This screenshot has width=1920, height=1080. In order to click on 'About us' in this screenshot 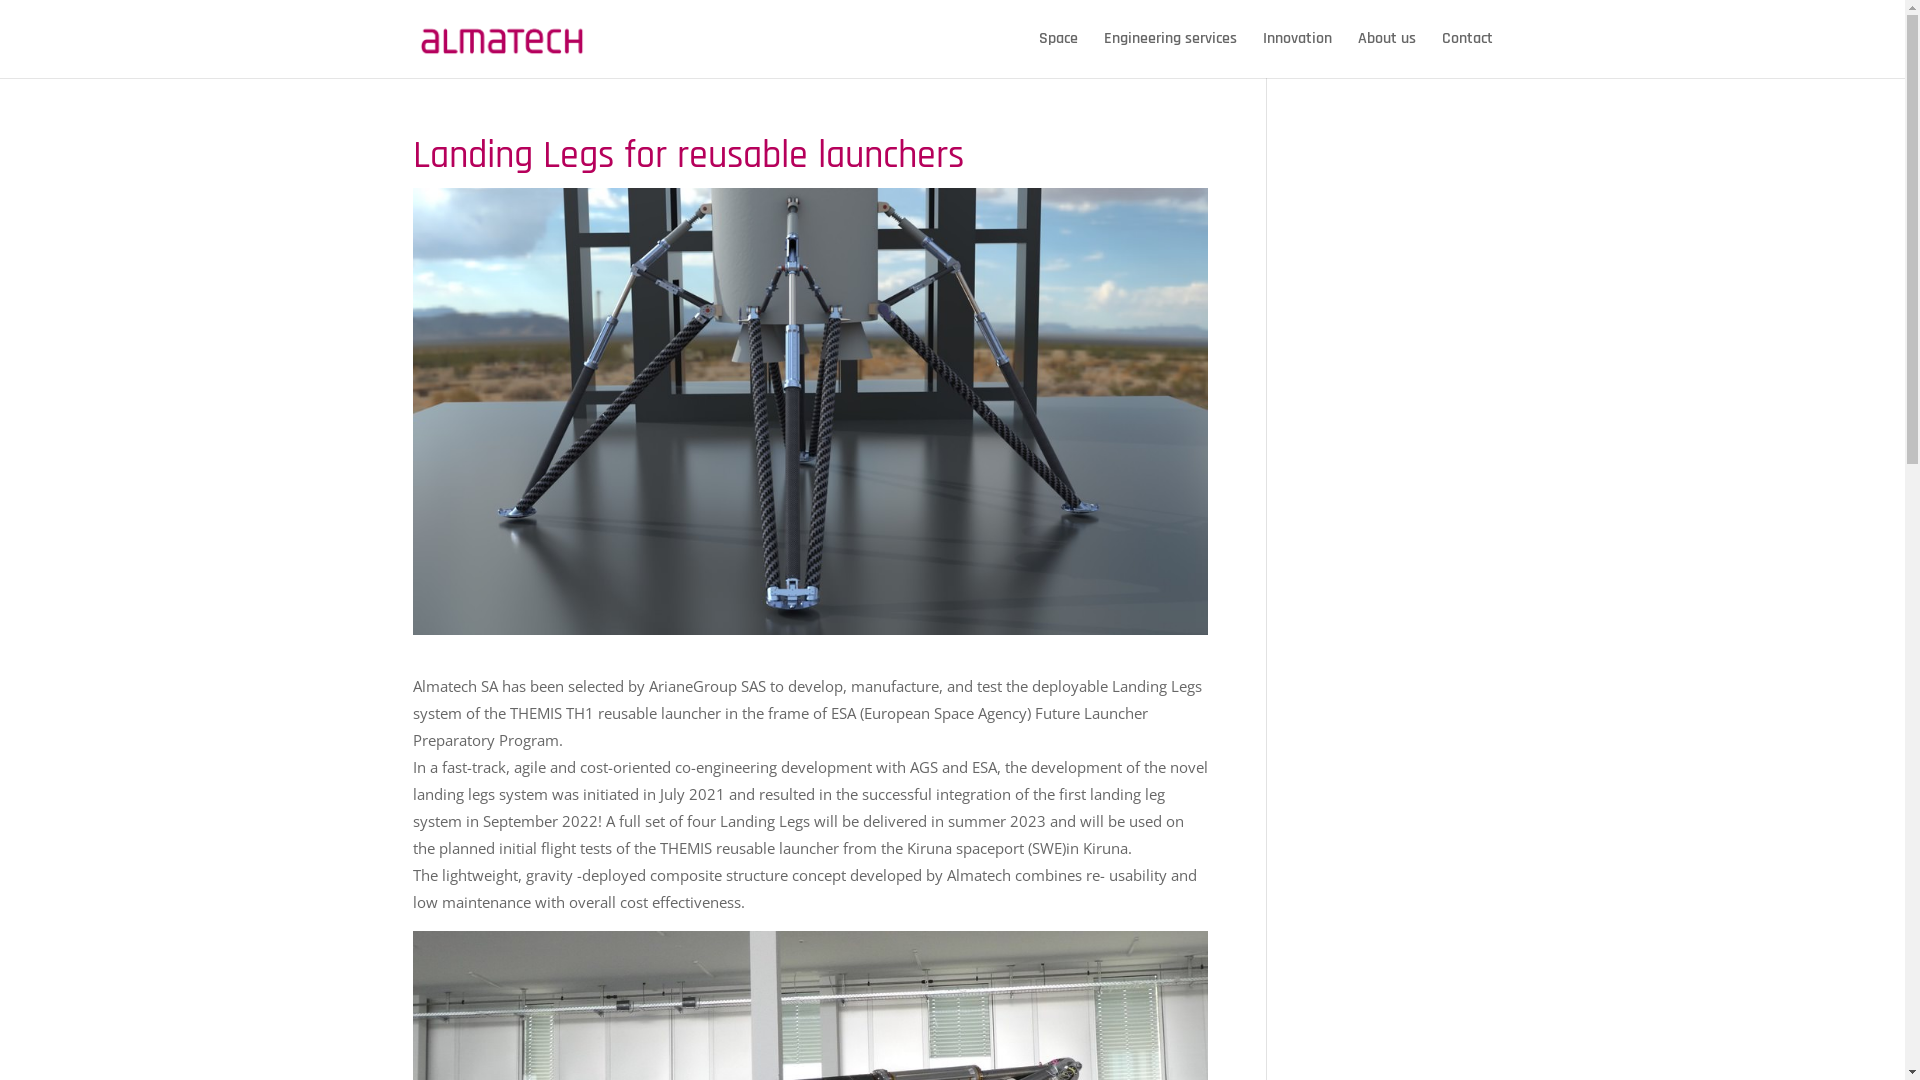, I will do `click(1358, 53)`.